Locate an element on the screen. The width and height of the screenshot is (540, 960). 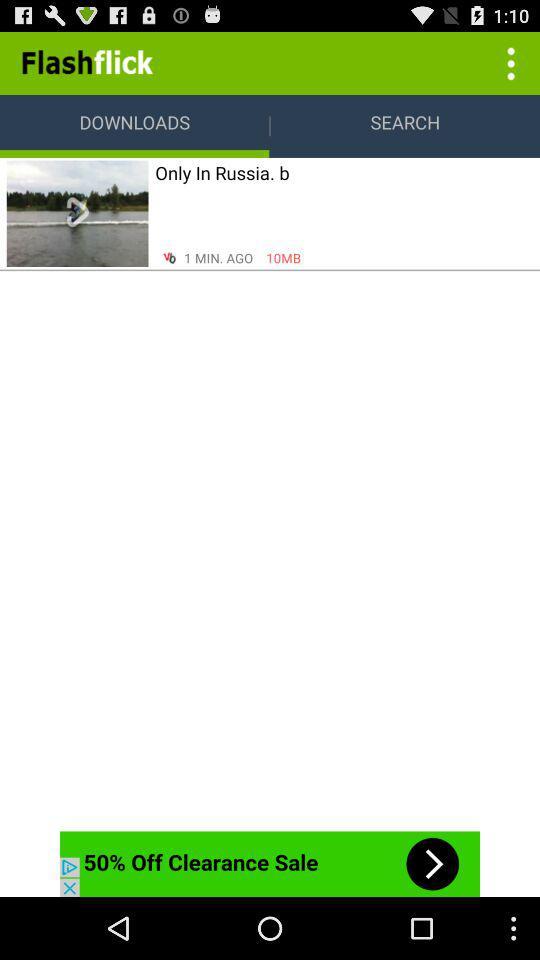
manu button is located at coordinates (508, 62).